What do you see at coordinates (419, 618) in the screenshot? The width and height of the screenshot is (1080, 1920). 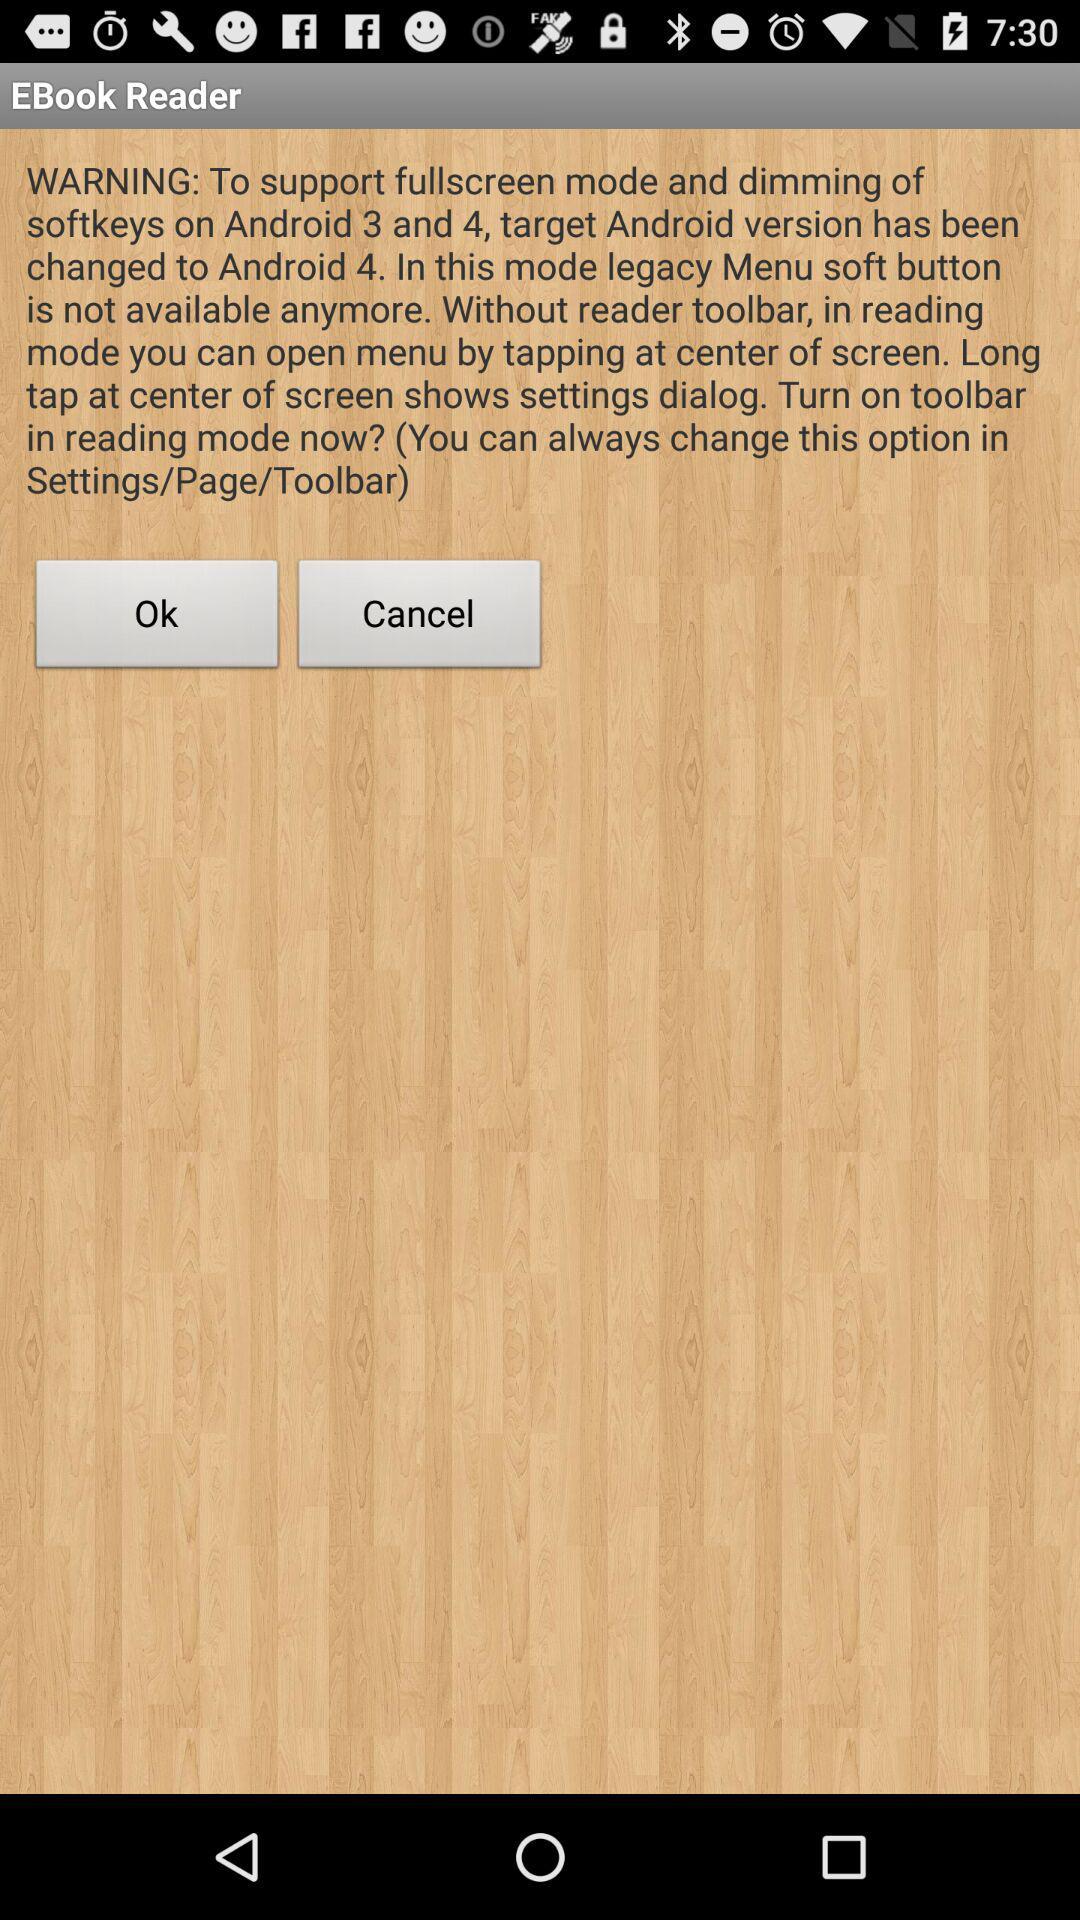 I see `cancel button` at bounding box center [419, 618].